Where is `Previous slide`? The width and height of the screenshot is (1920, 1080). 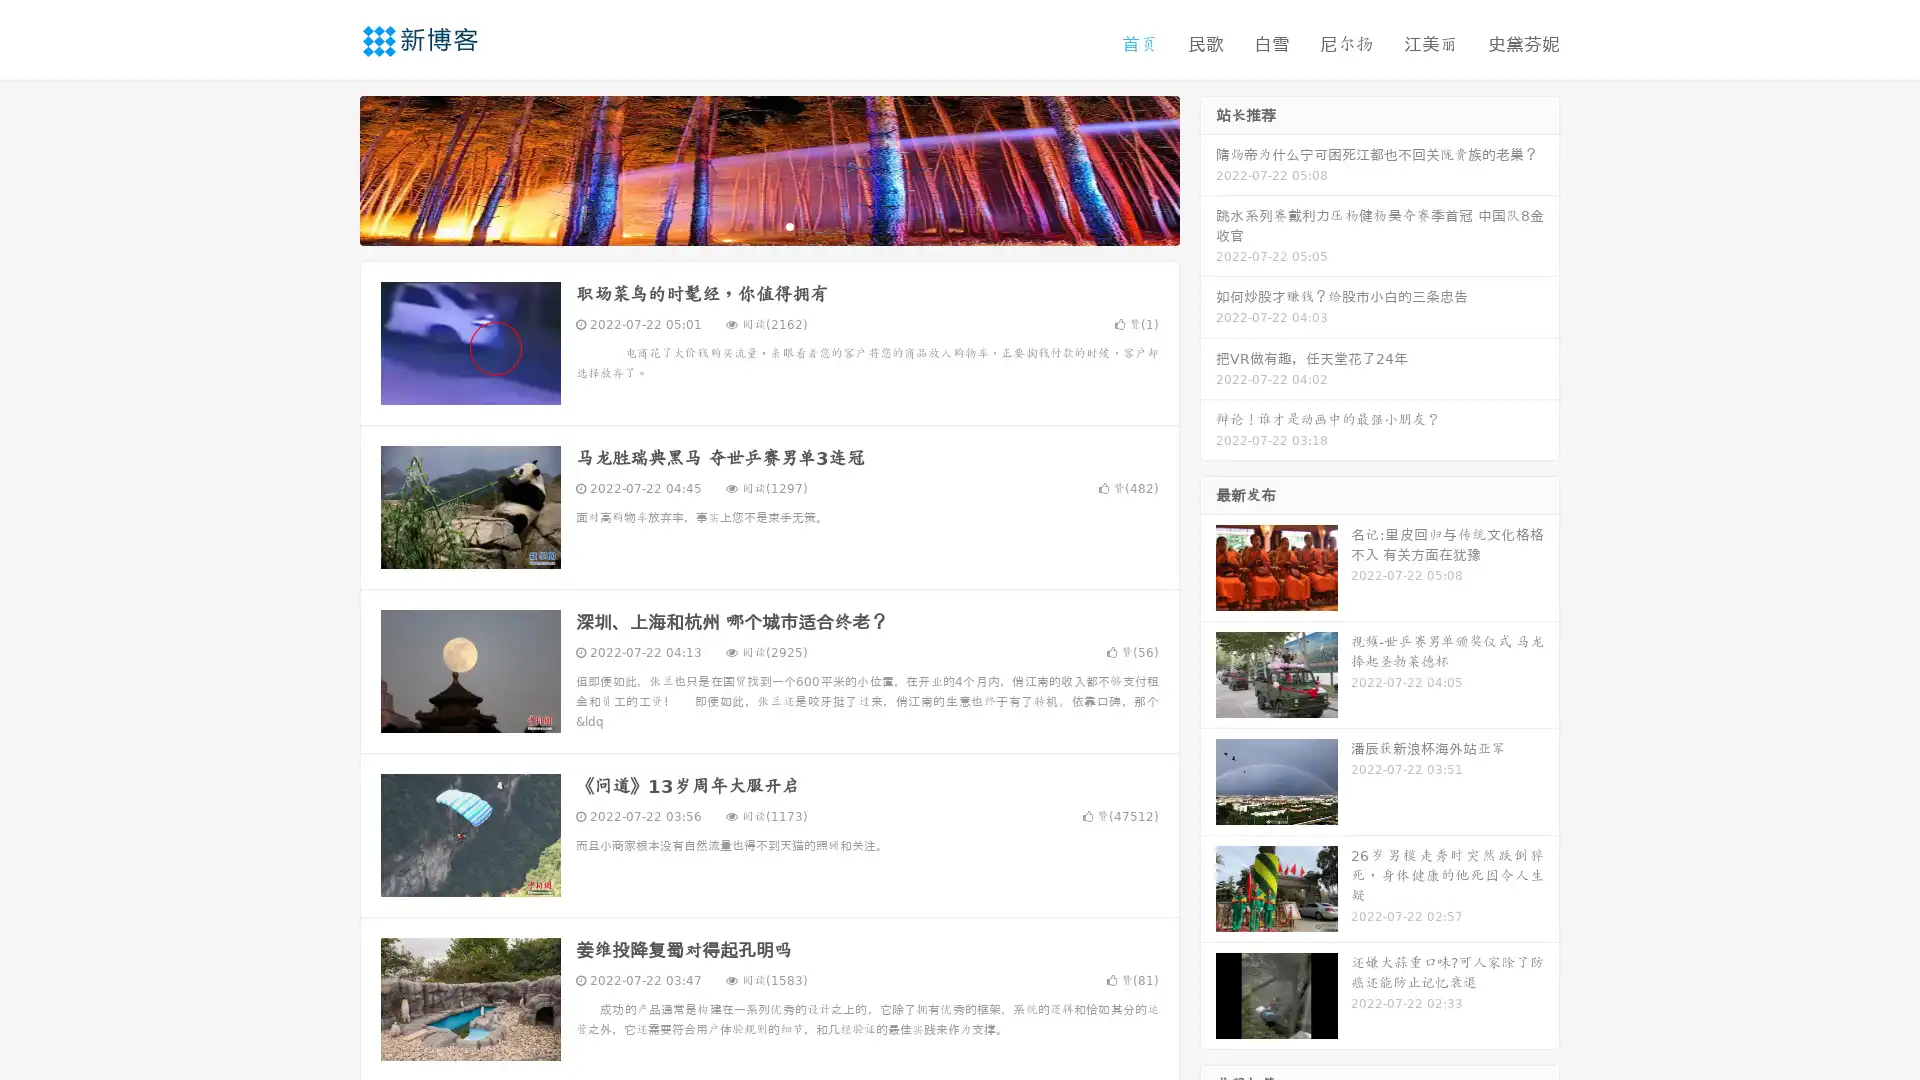 Previous slide is located at coordinates (330, 168).